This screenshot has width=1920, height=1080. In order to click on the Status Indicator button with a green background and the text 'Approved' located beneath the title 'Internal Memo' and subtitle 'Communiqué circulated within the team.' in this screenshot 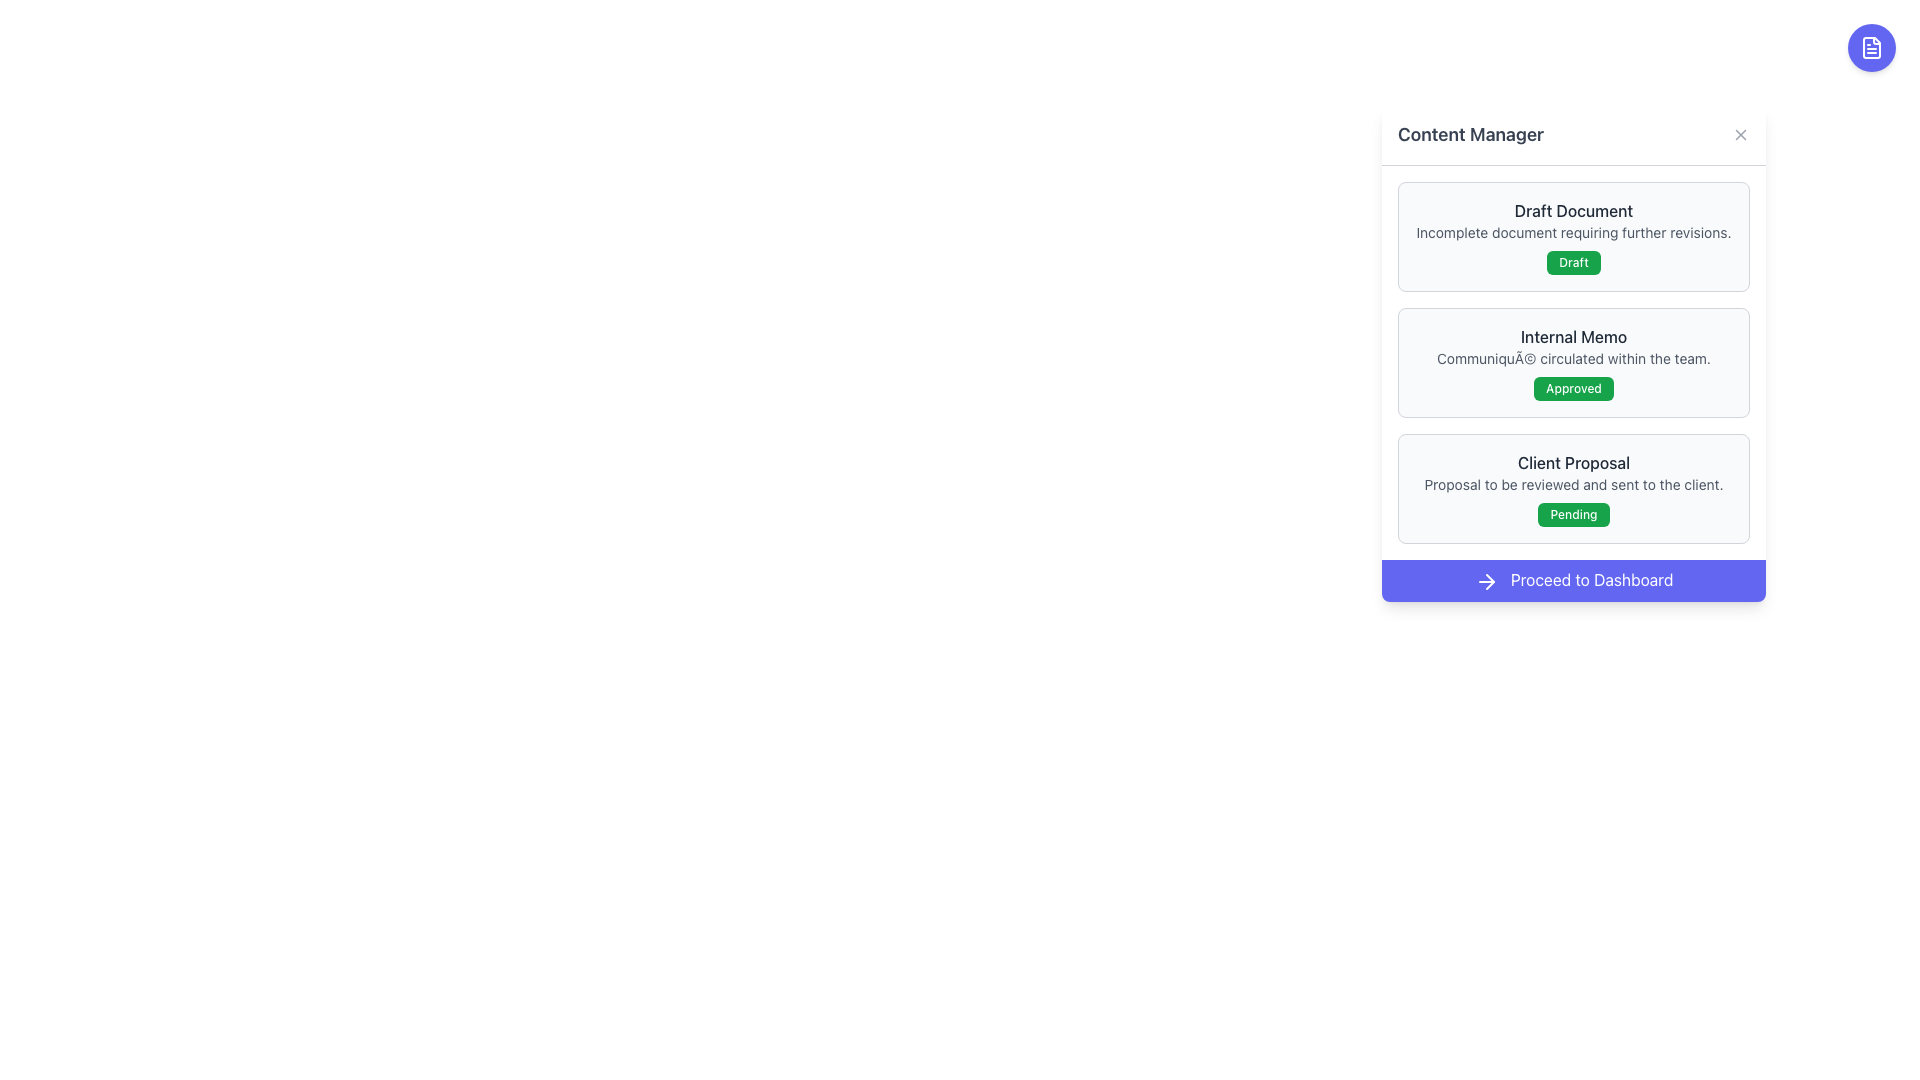, I will do `click(1573, 389)`.